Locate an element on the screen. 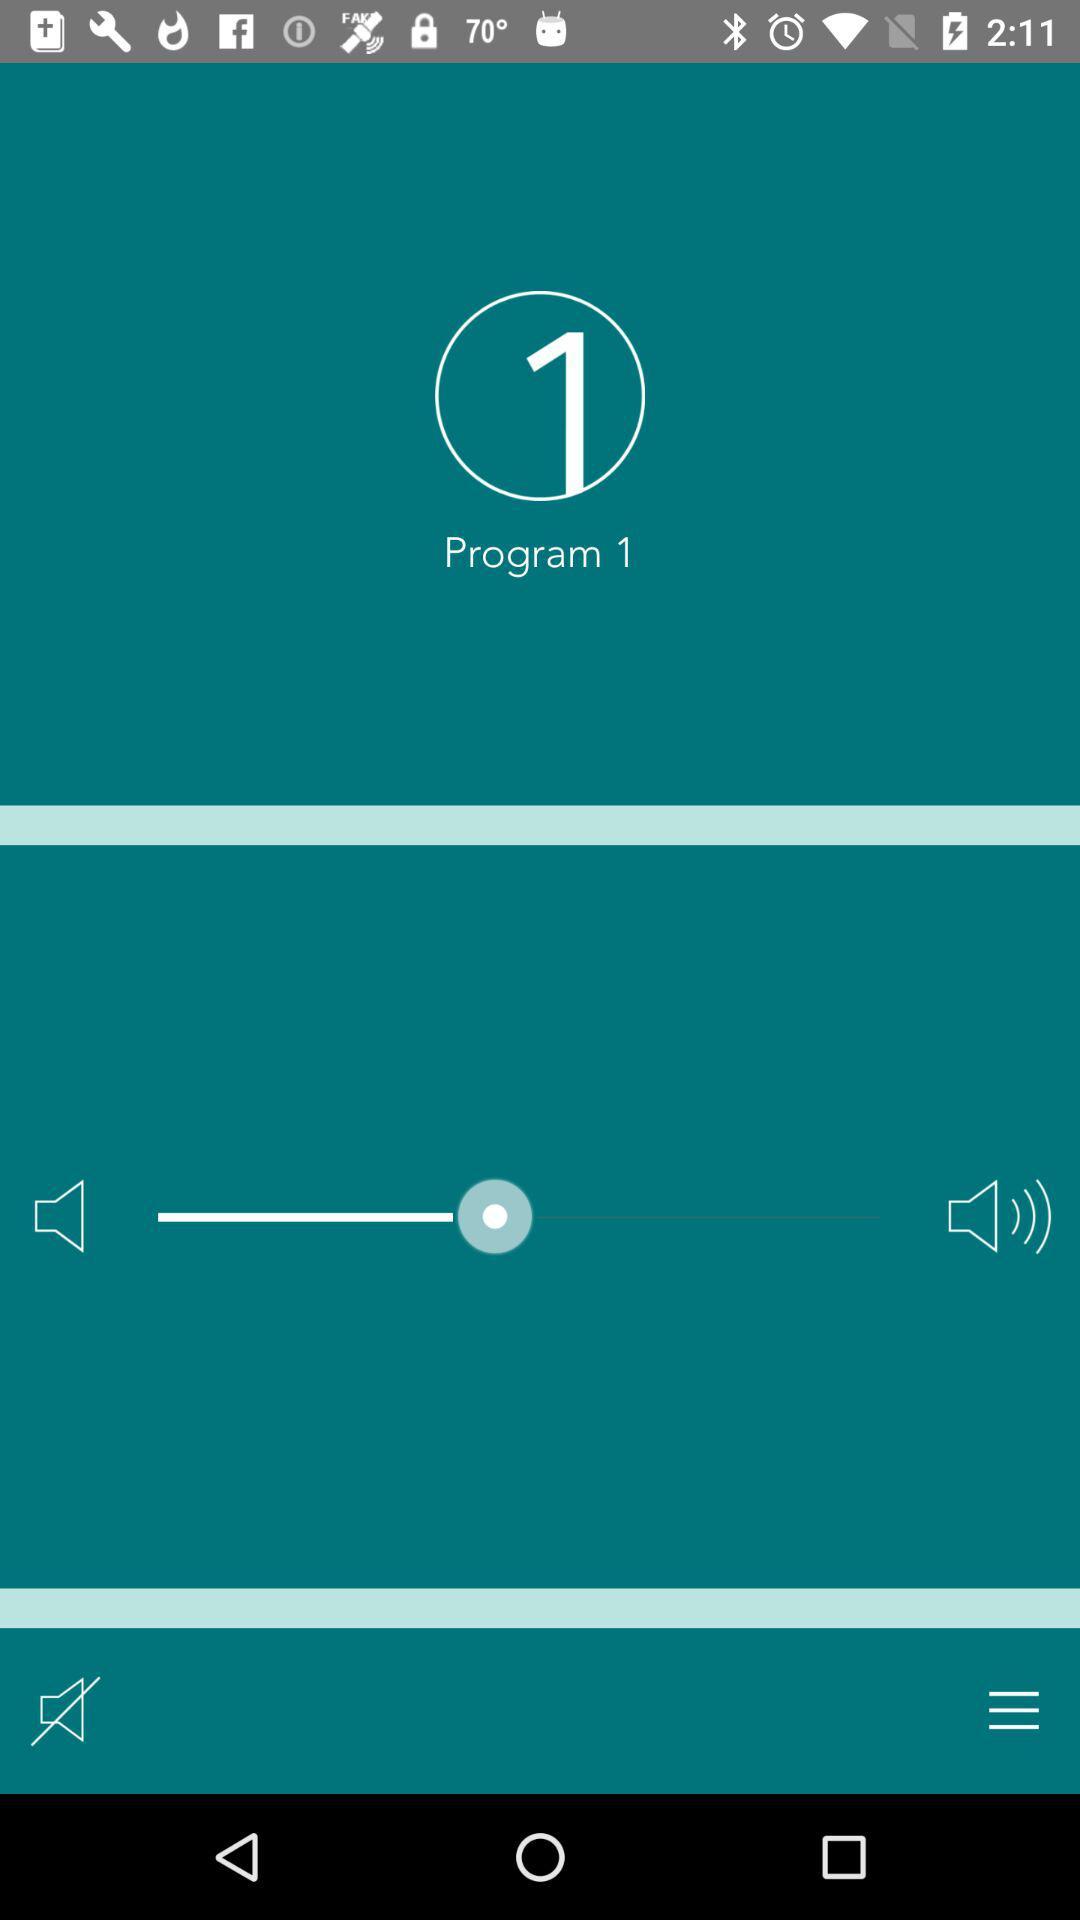  the volume icon is located at coordinates (58, 1215).